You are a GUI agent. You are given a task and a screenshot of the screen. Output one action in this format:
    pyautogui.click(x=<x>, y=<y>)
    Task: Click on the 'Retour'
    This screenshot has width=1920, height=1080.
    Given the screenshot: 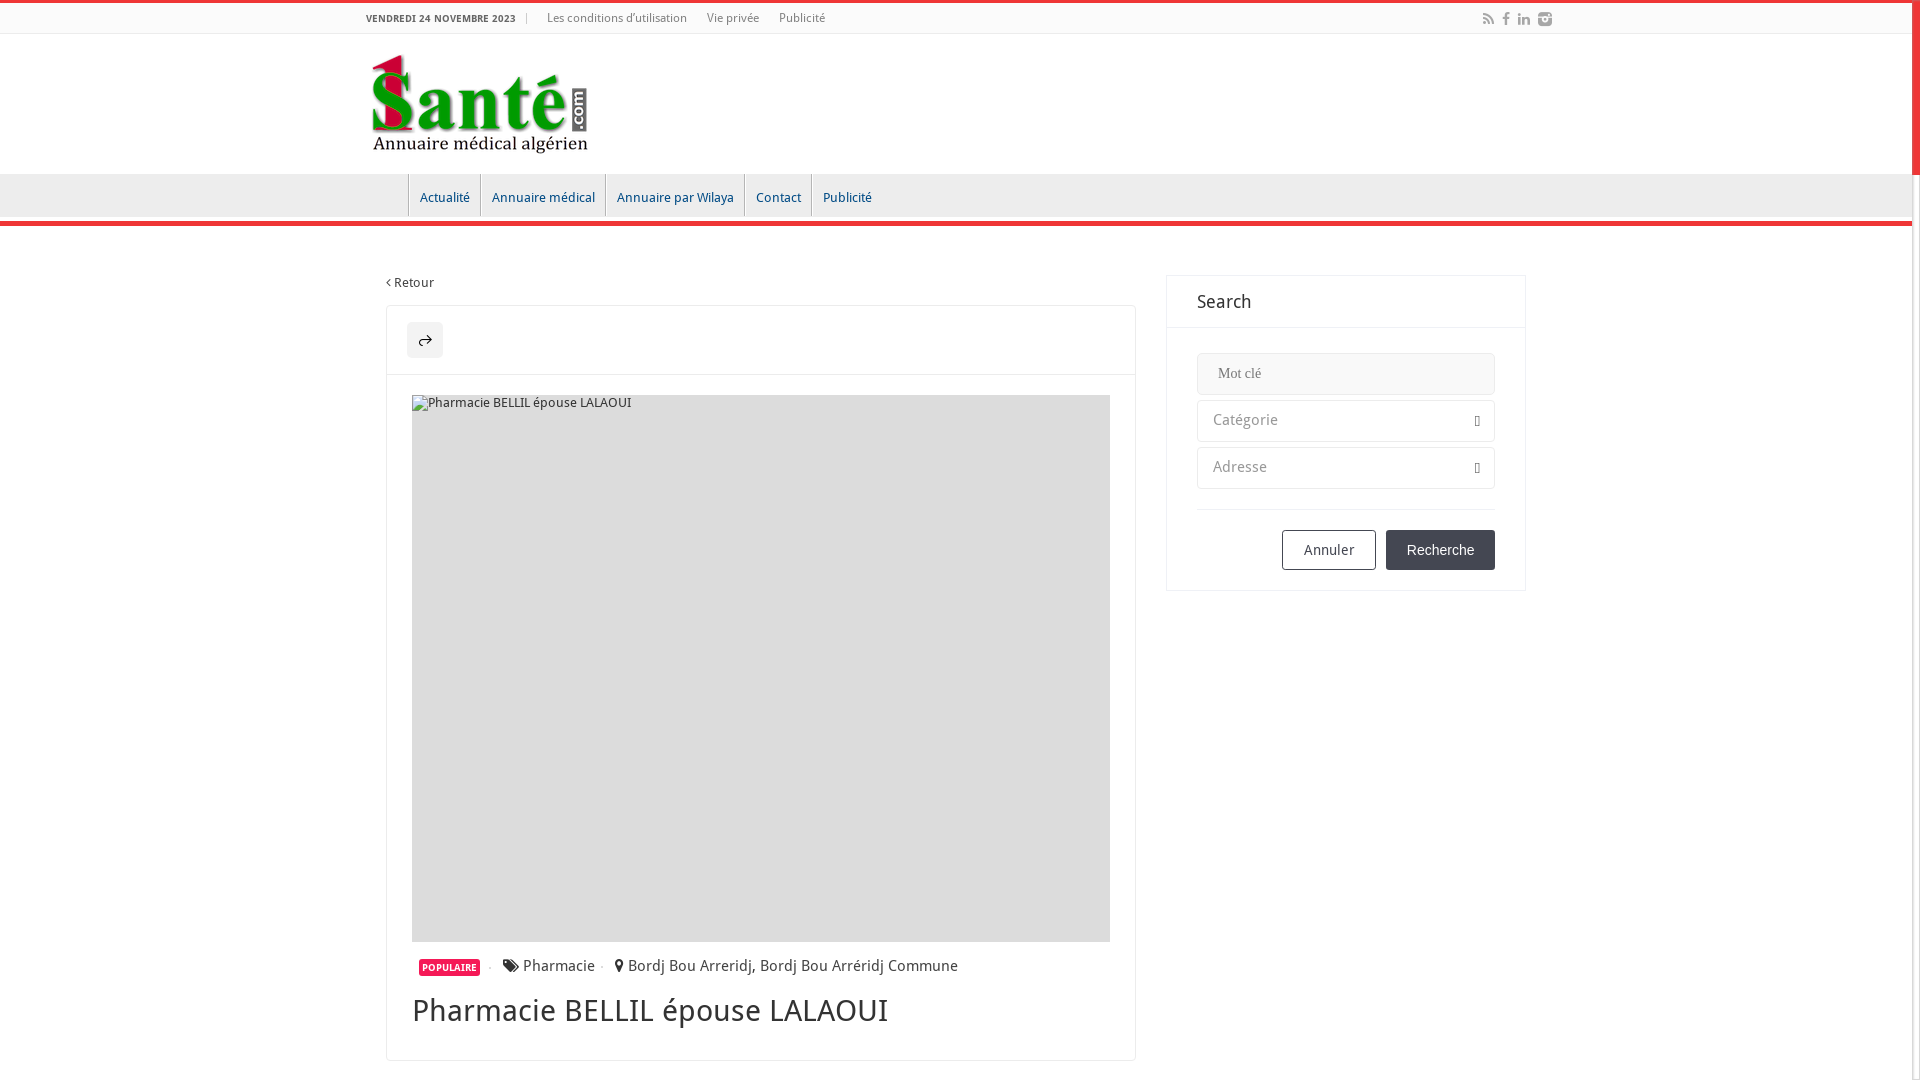 What is the action you would take?
    pyautogui.click(x=408, y=282)
    